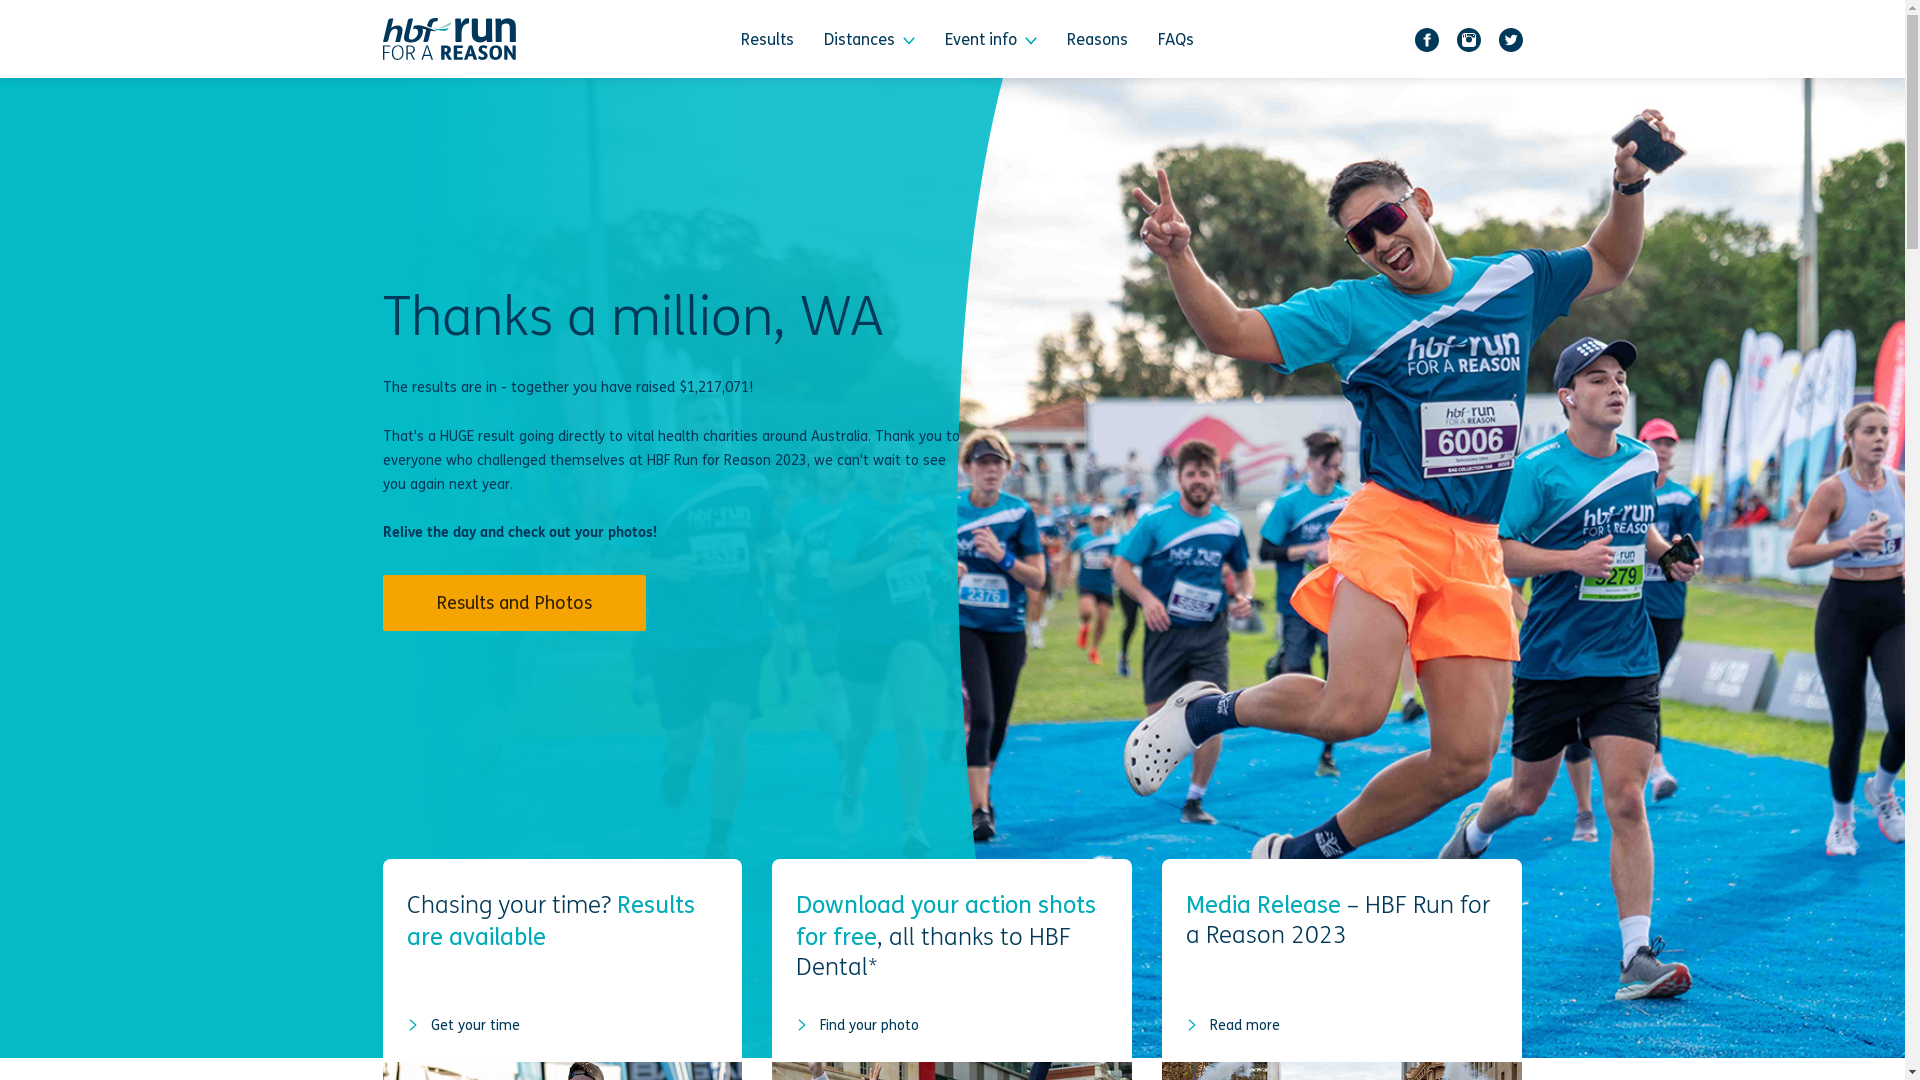  Describe the element at coordinates (1406, 38) in the screenshot. I see `'Facebook'` at that location.